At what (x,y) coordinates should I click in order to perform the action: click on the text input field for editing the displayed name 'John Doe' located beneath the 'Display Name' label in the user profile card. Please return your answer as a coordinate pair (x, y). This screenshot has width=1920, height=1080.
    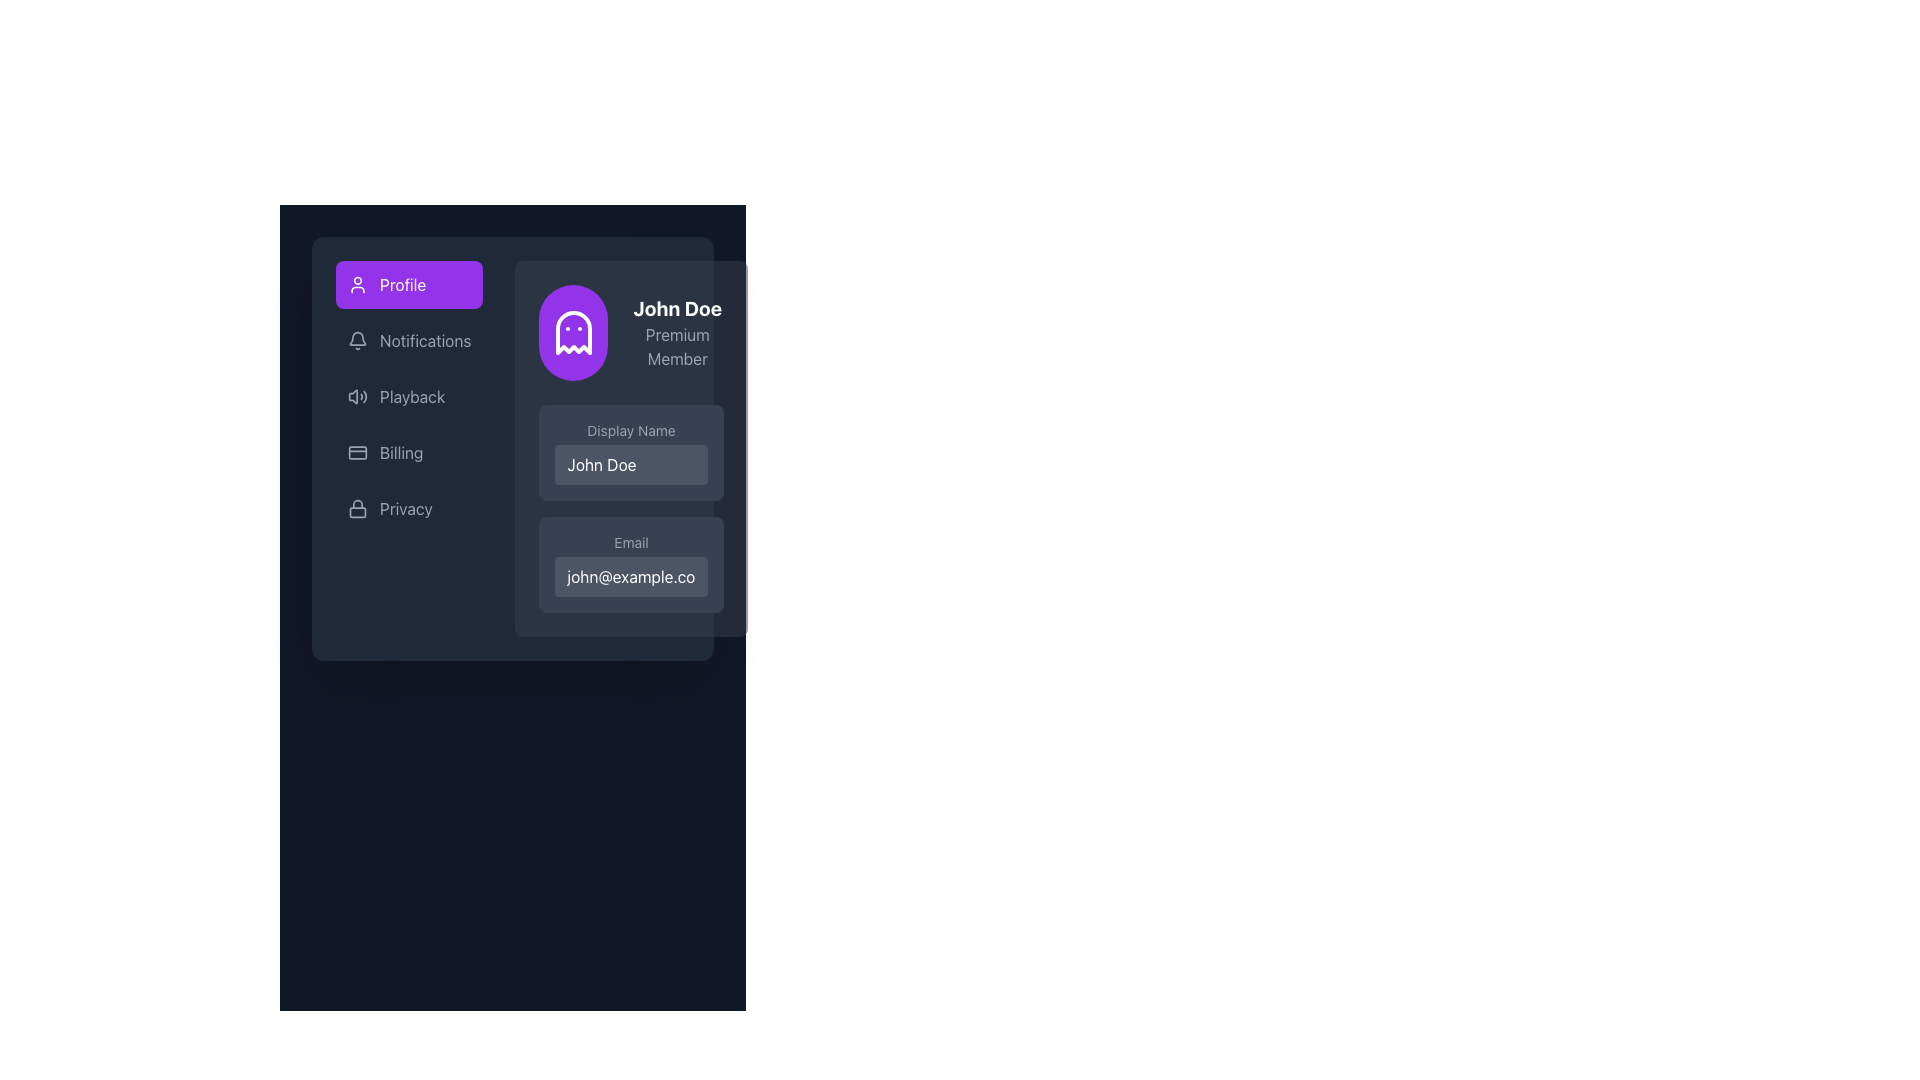
    Looking at the image, I should click on (630, 465).